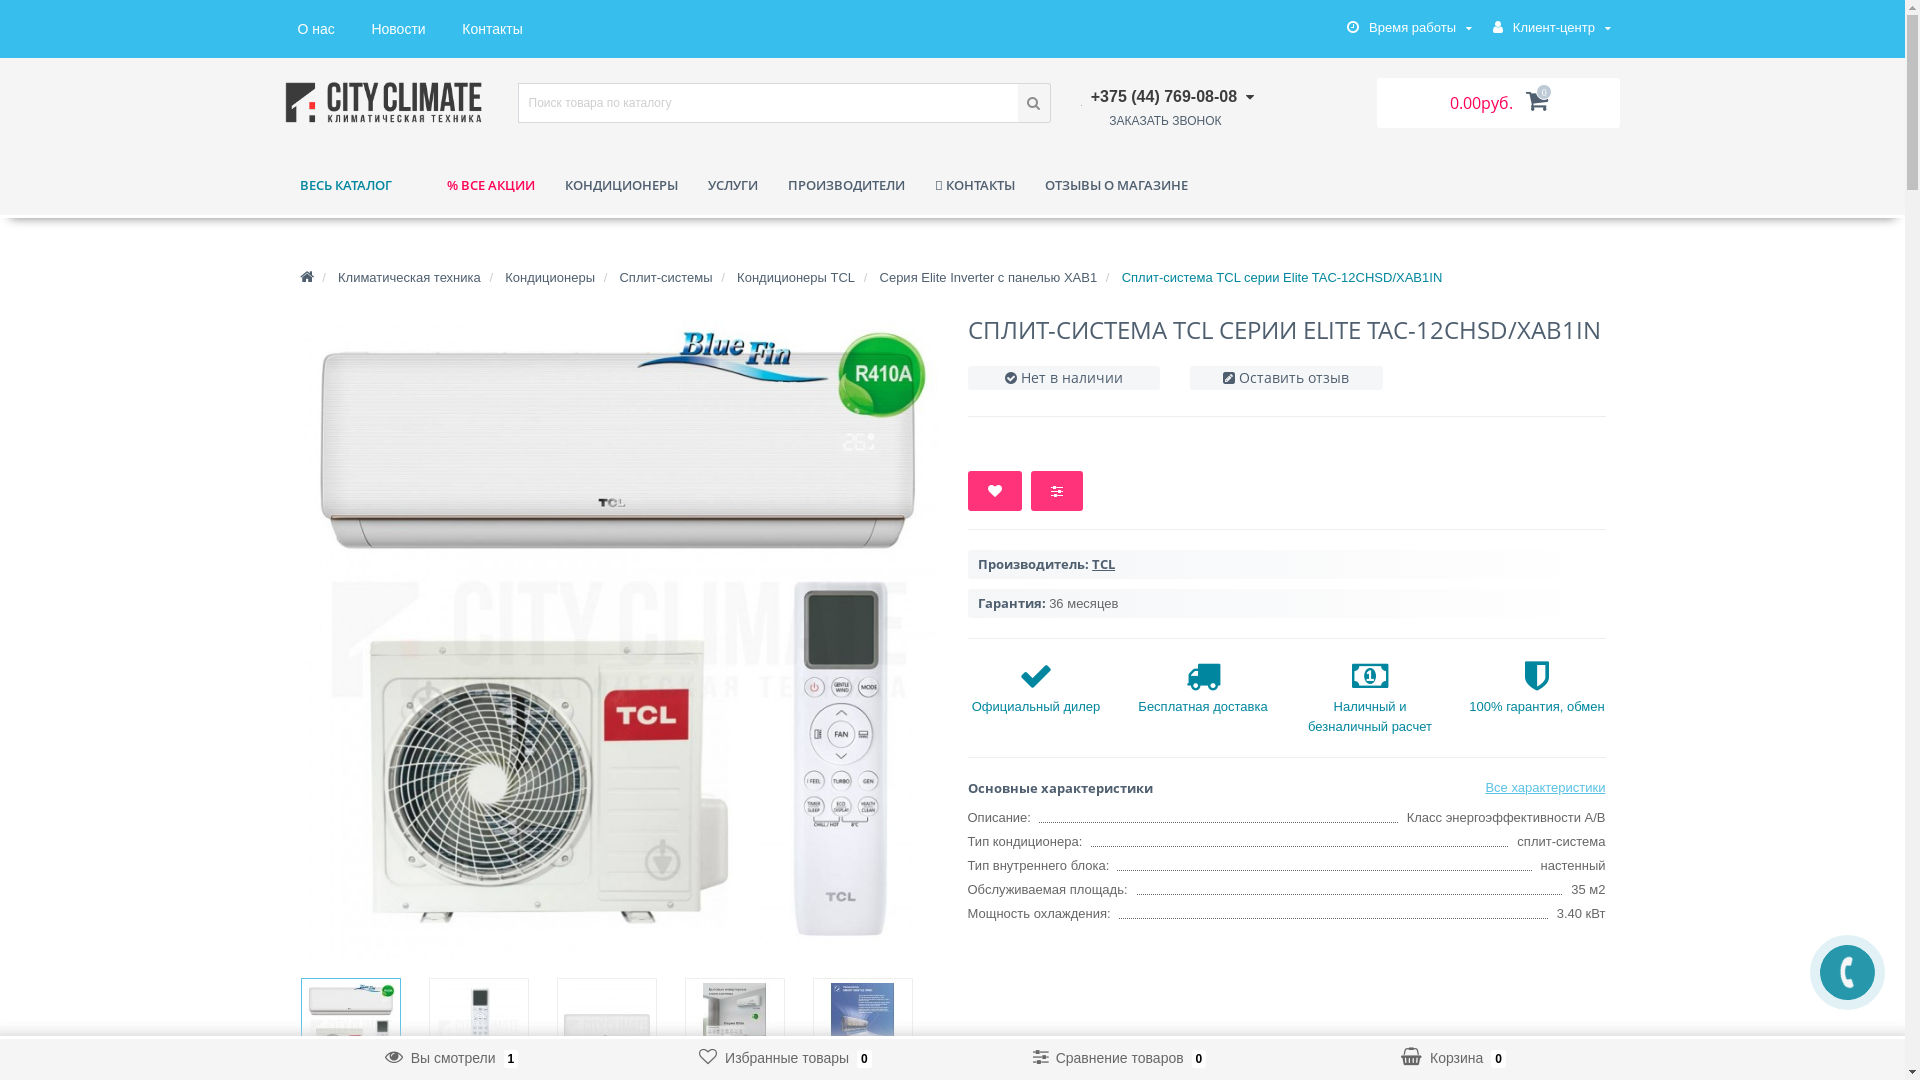  Describe the element at coordinates (1090, 563) in the screenshot. I see `'TCL'` at that location.